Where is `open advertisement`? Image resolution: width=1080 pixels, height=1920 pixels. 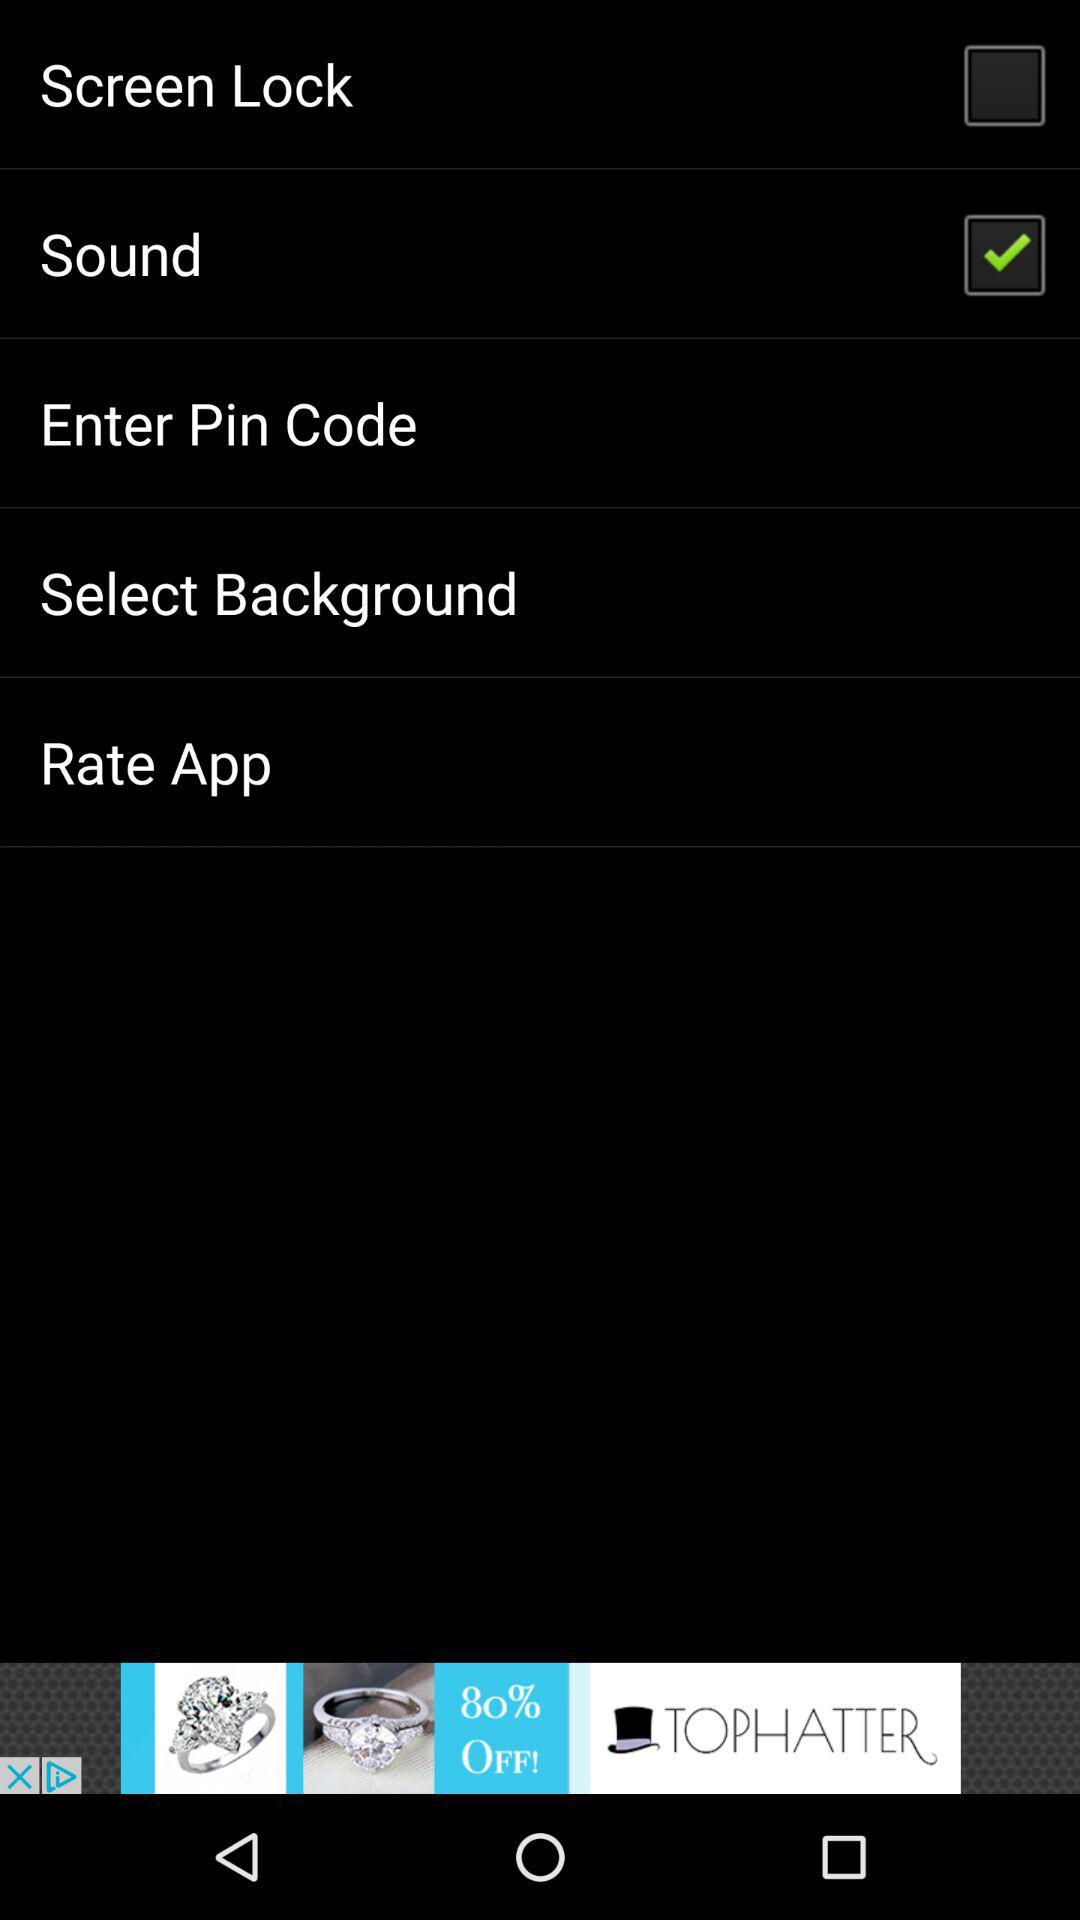
open advertisement is located at coordinates (540, 1727).